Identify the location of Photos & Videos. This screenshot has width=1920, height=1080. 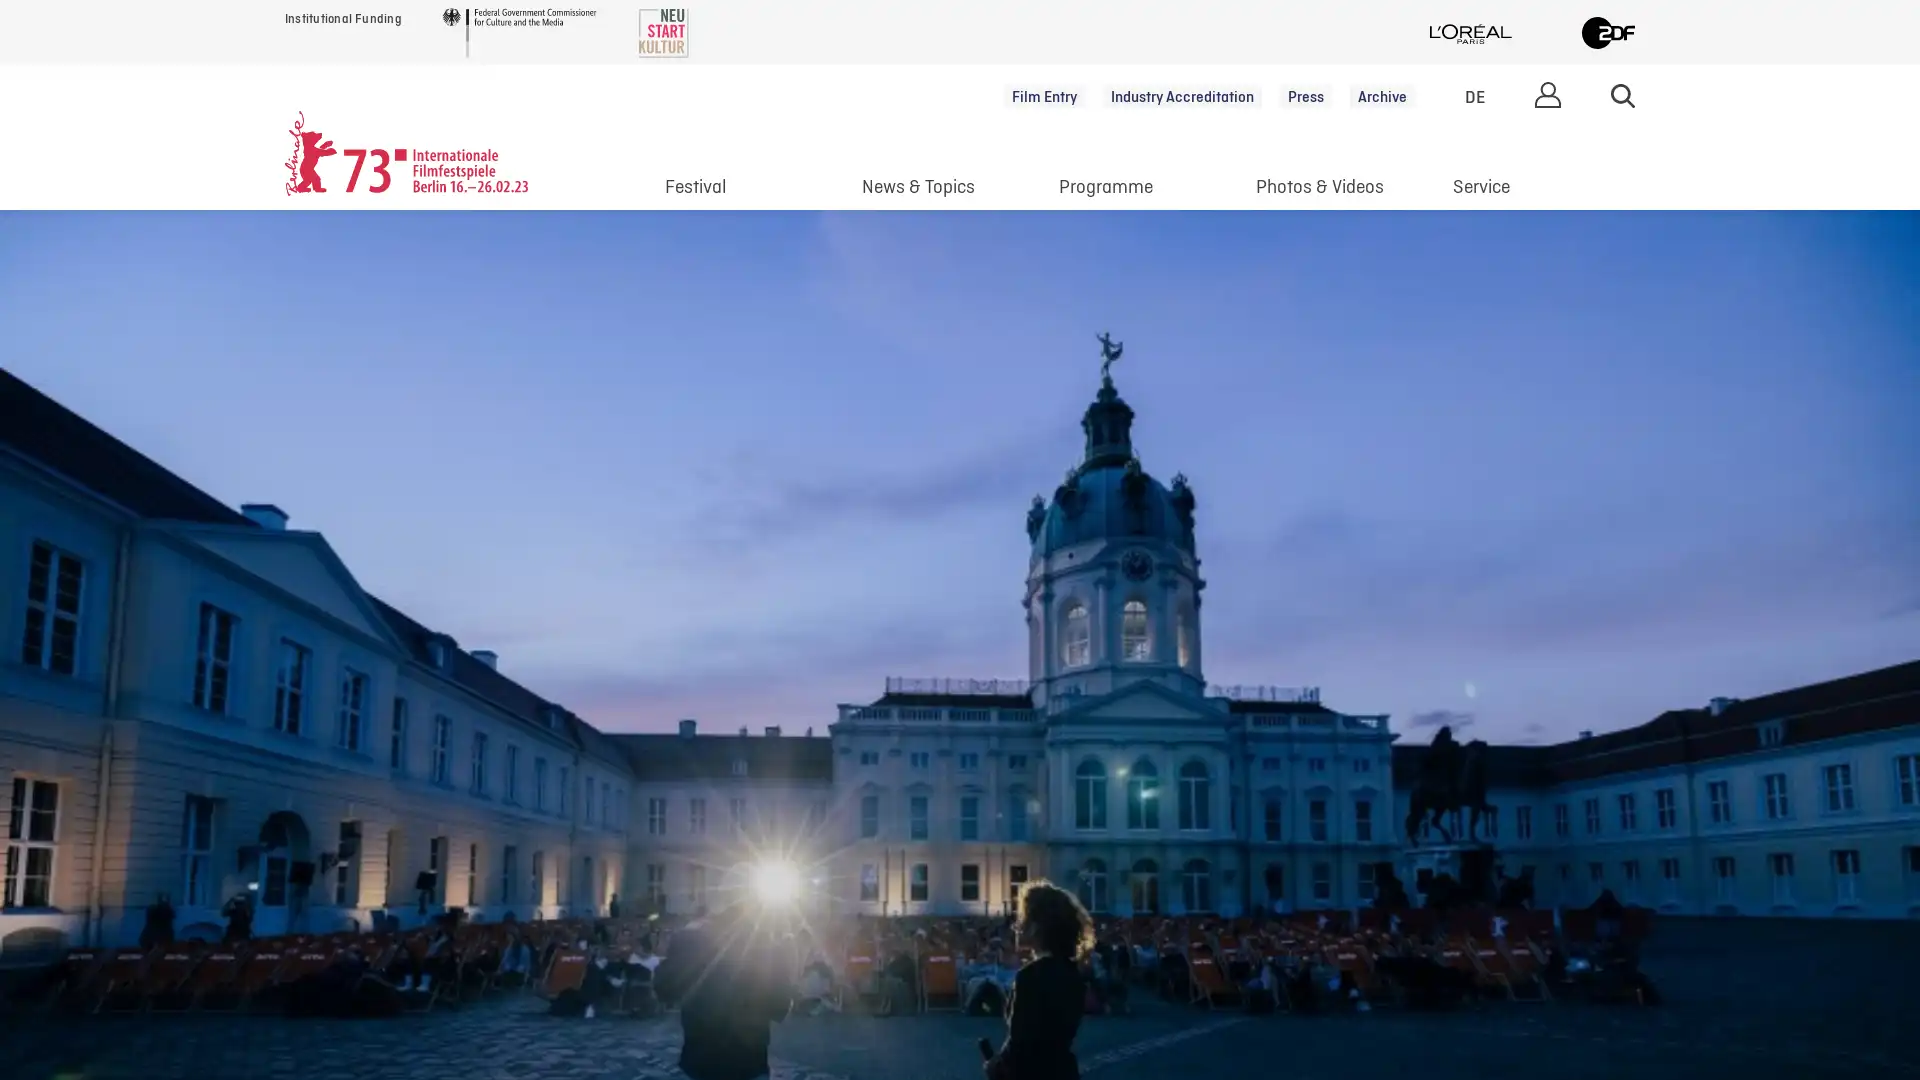
(1319, 191).